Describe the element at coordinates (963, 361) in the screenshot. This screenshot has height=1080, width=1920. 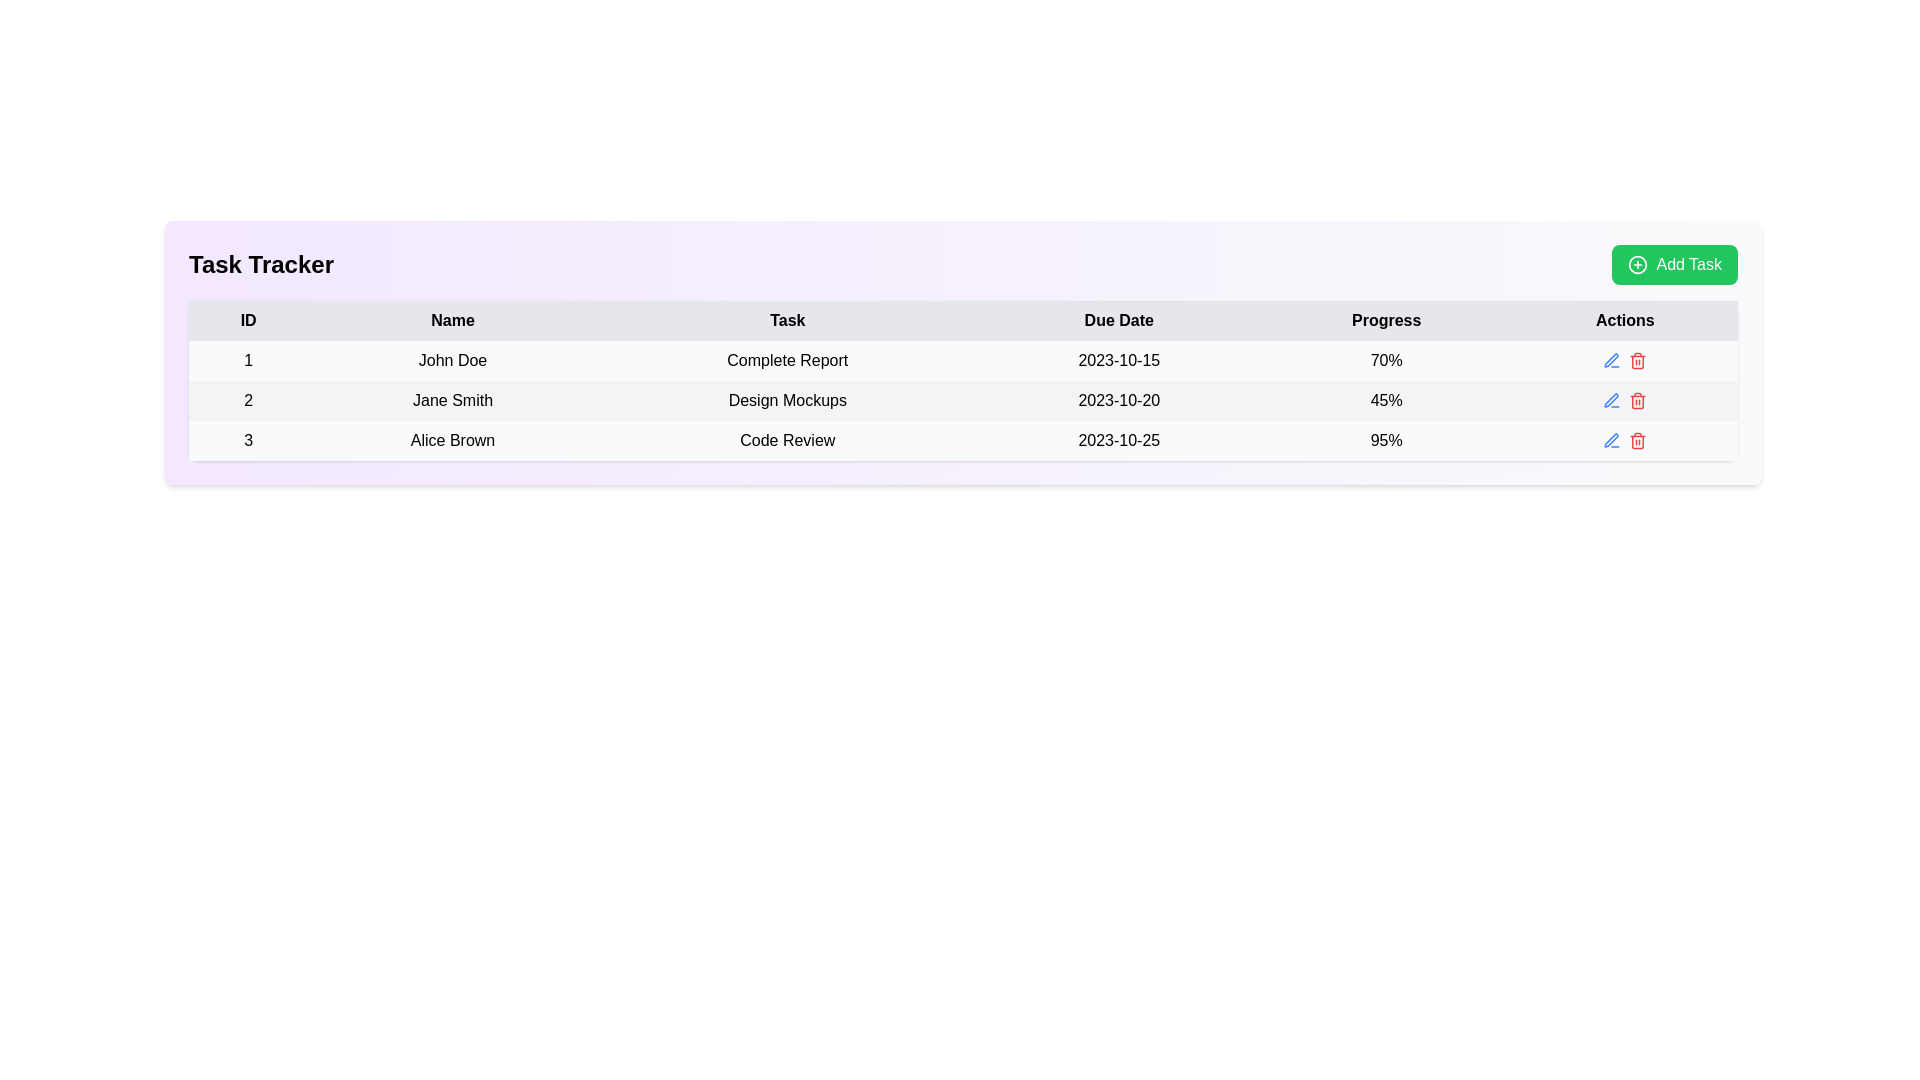
I see `the first row of the task tracker table containing ID '1', Name 'John Doe', Task 'Complete Report', Due Date '2023-10-15', and Progress '70%' to perform batch actions` at that location.